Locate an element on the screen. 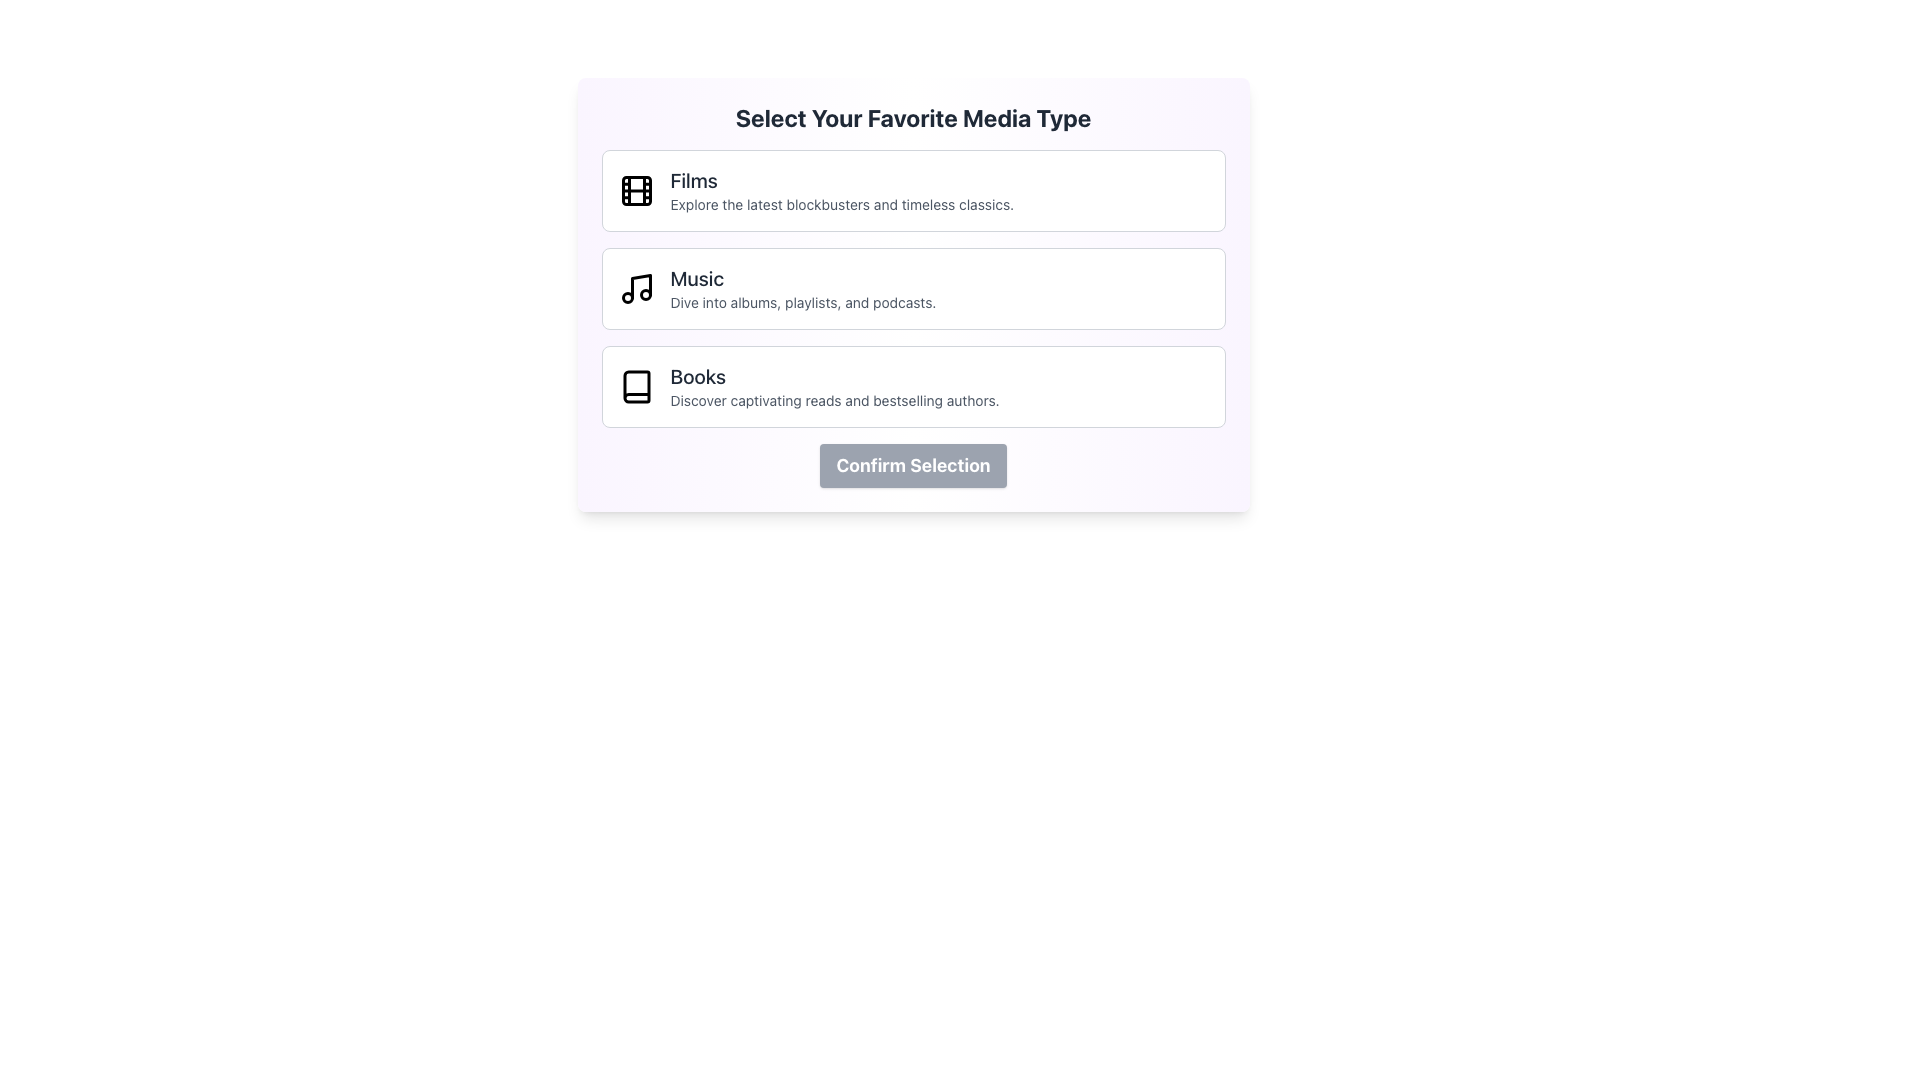 The height and width of the screenshot is (1080, 1920). the 'Confirm Selection' button located at the bottom-center of the 'Select Your Favorite Media Type' section is located at coordinates (912, 466).